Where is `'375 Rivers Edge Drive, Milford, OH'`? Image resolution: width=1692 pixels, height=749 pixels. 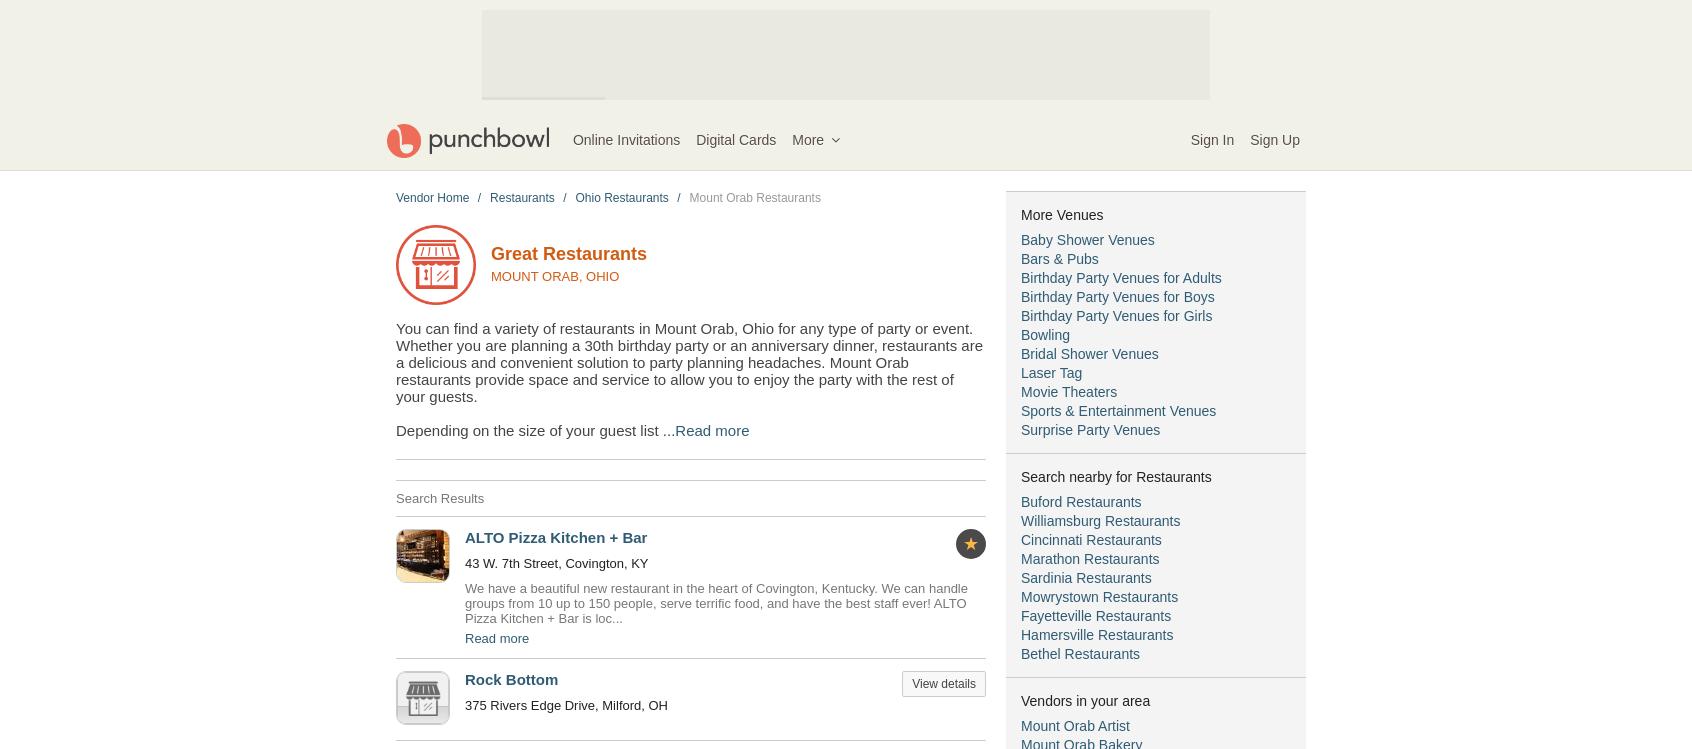
'375 Rivers Edge Drive, Milford, OH' is located at coordinates (565, 704).